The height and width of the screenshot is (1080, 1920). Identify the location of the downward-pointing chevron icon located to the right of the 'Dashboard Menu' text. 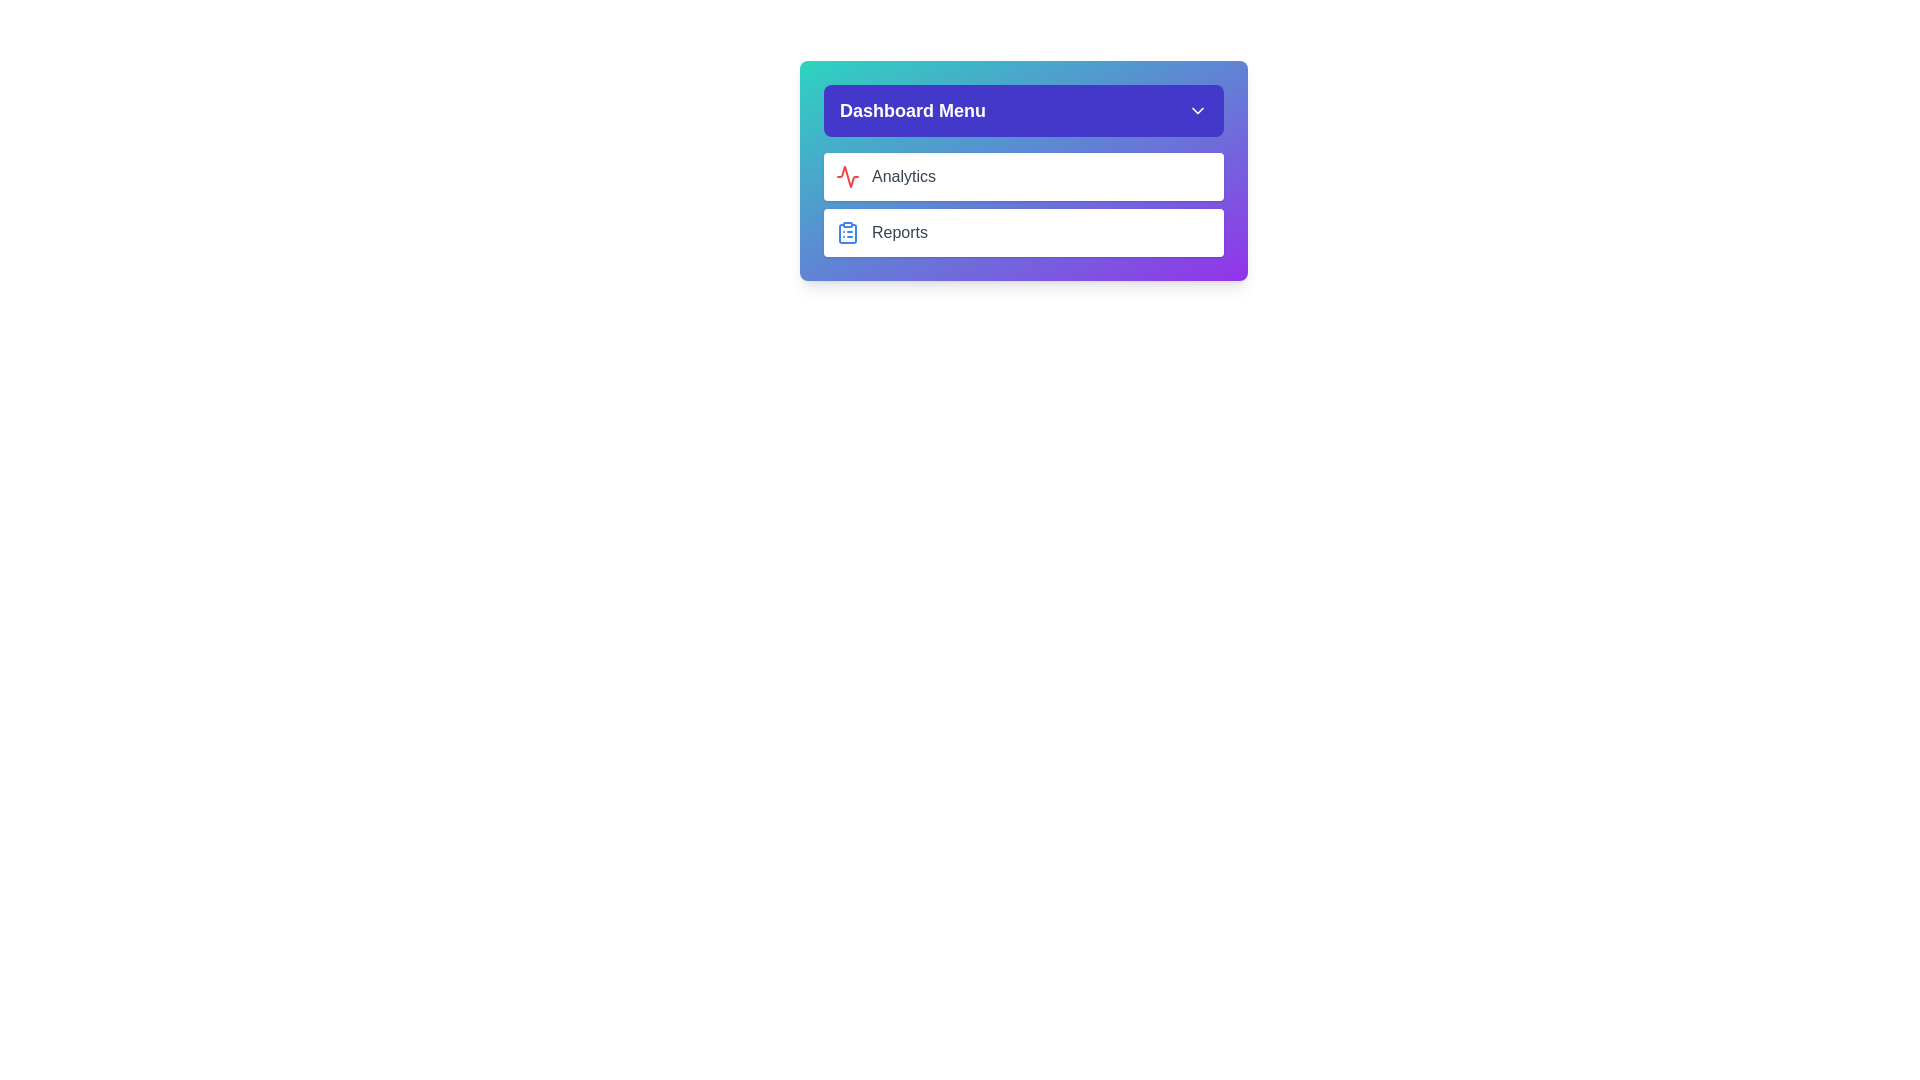
(1198, 111).